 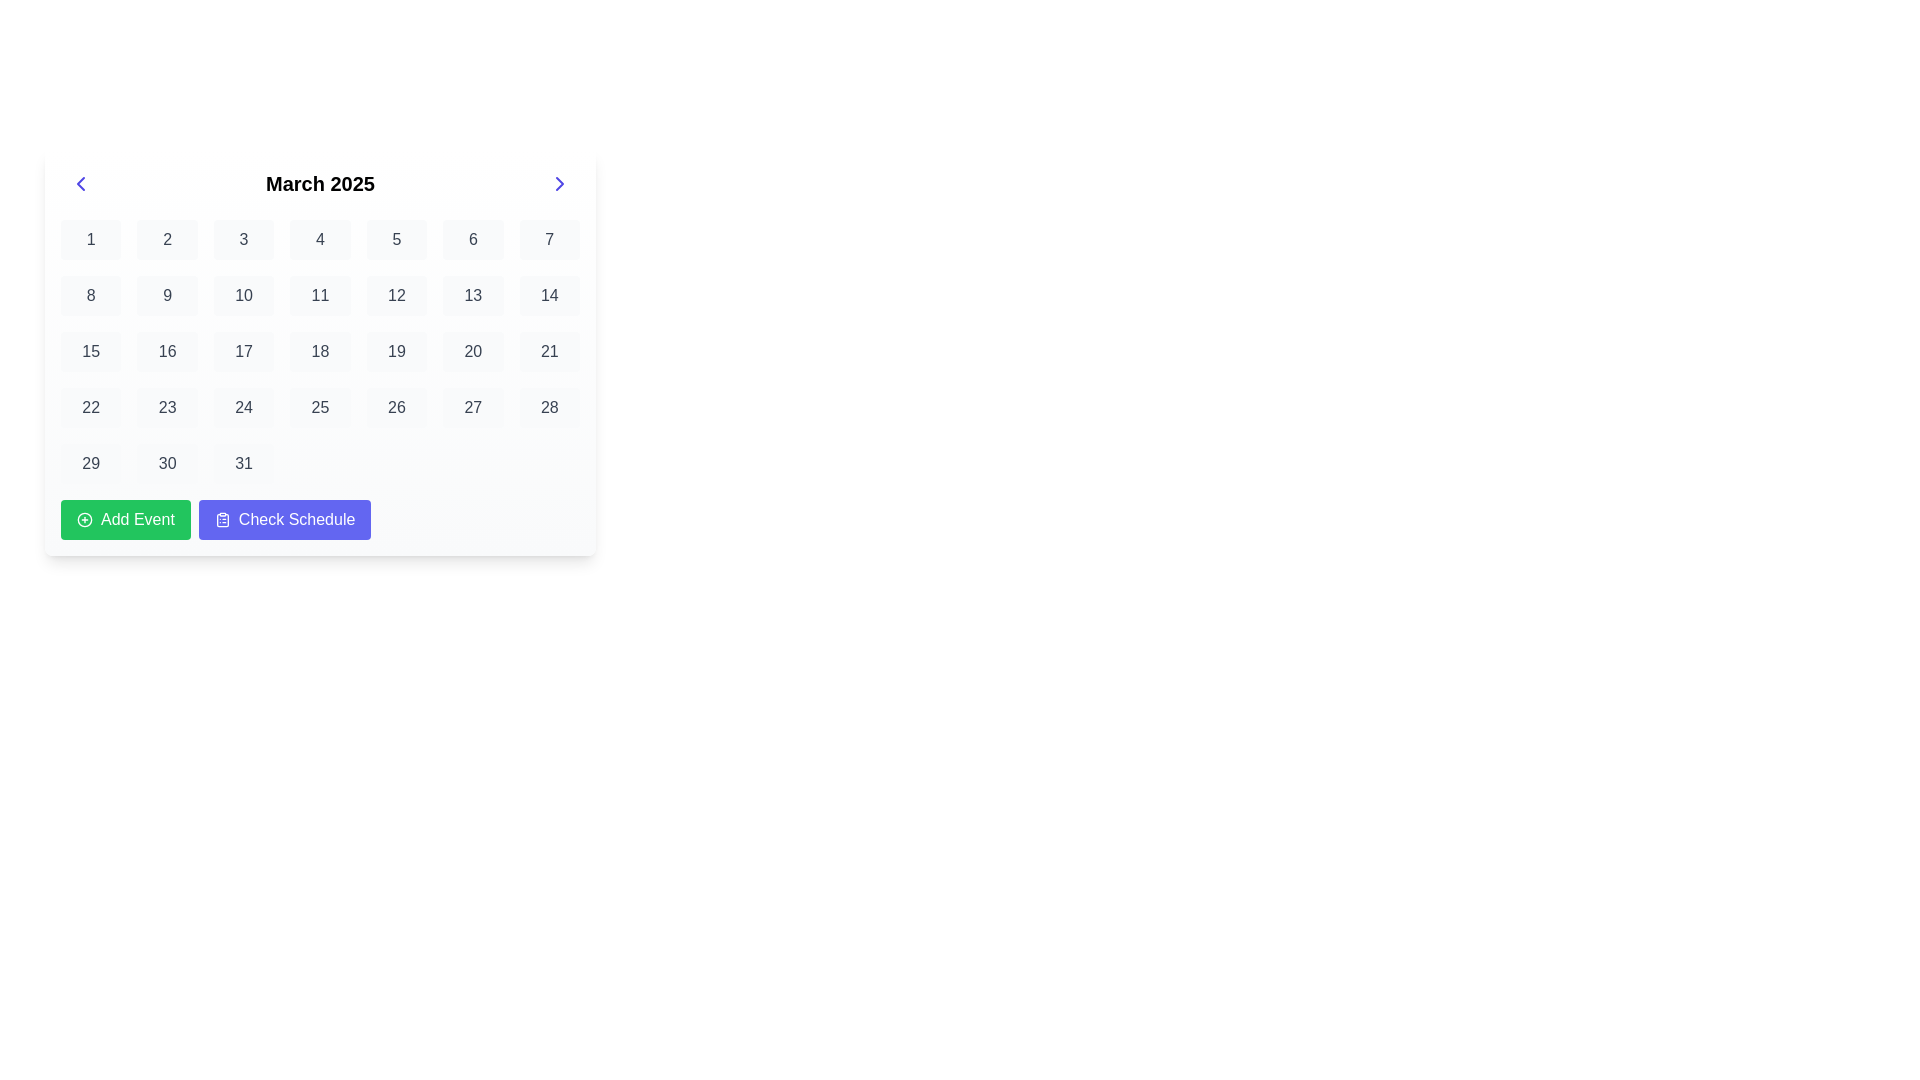 I want to click on the calendar title label that displays the current month and year ('March 2025'), which is centrally positioned at the top of the calendar interface, so click(x=320, y=184).